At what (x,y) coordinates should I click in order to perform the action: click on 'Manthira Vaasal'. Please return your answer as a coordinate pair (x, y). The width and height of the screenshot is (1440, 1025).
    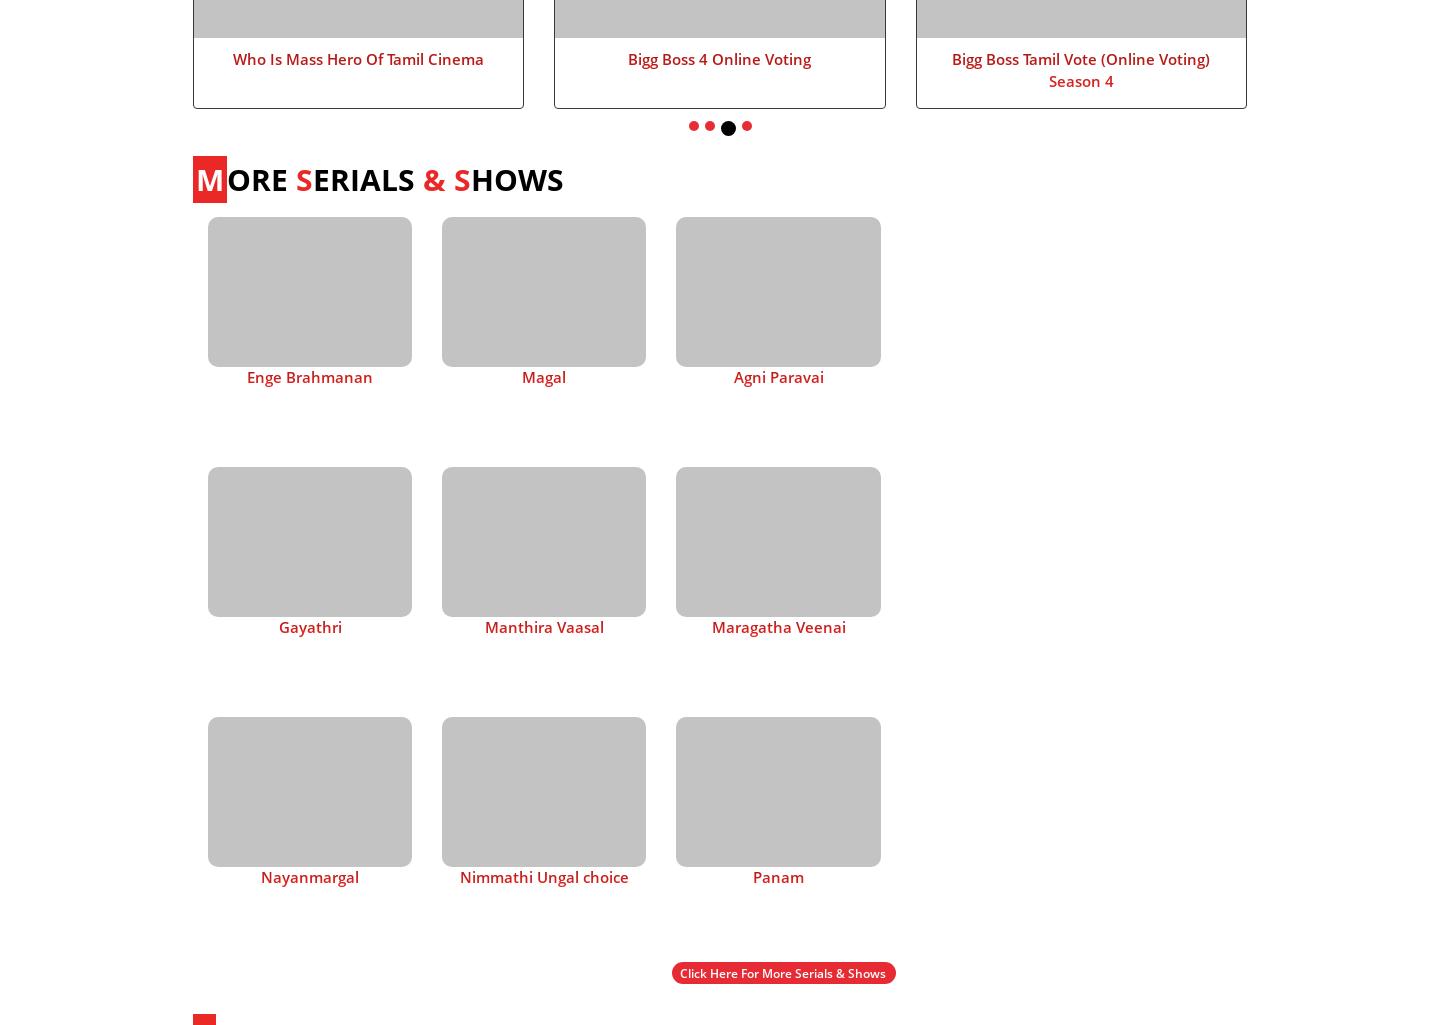
    Looking at the image, I should click on (543, 624).